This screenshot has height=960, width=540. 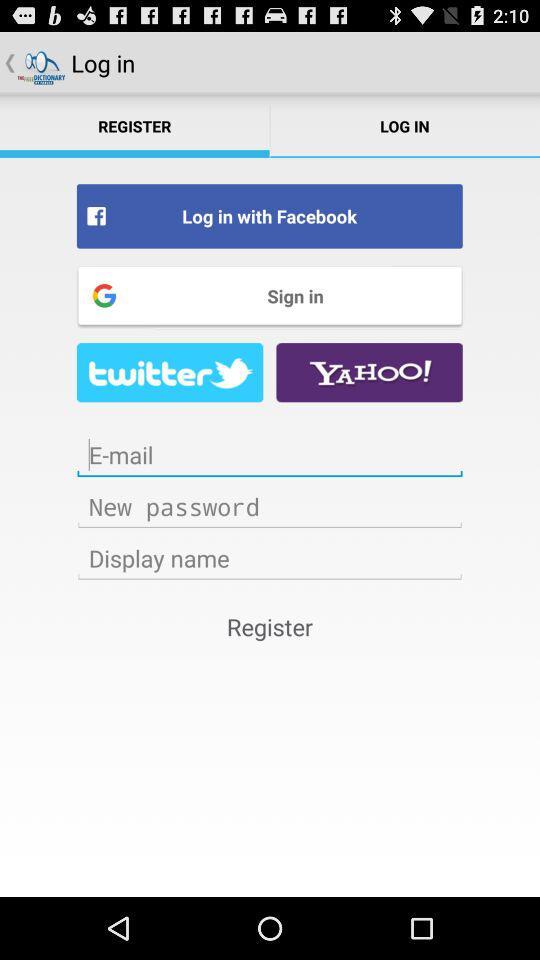 What do you see at coordinates (170, 371) in the screenshot?
I see `facebook page` at bounding box center [170, 371].